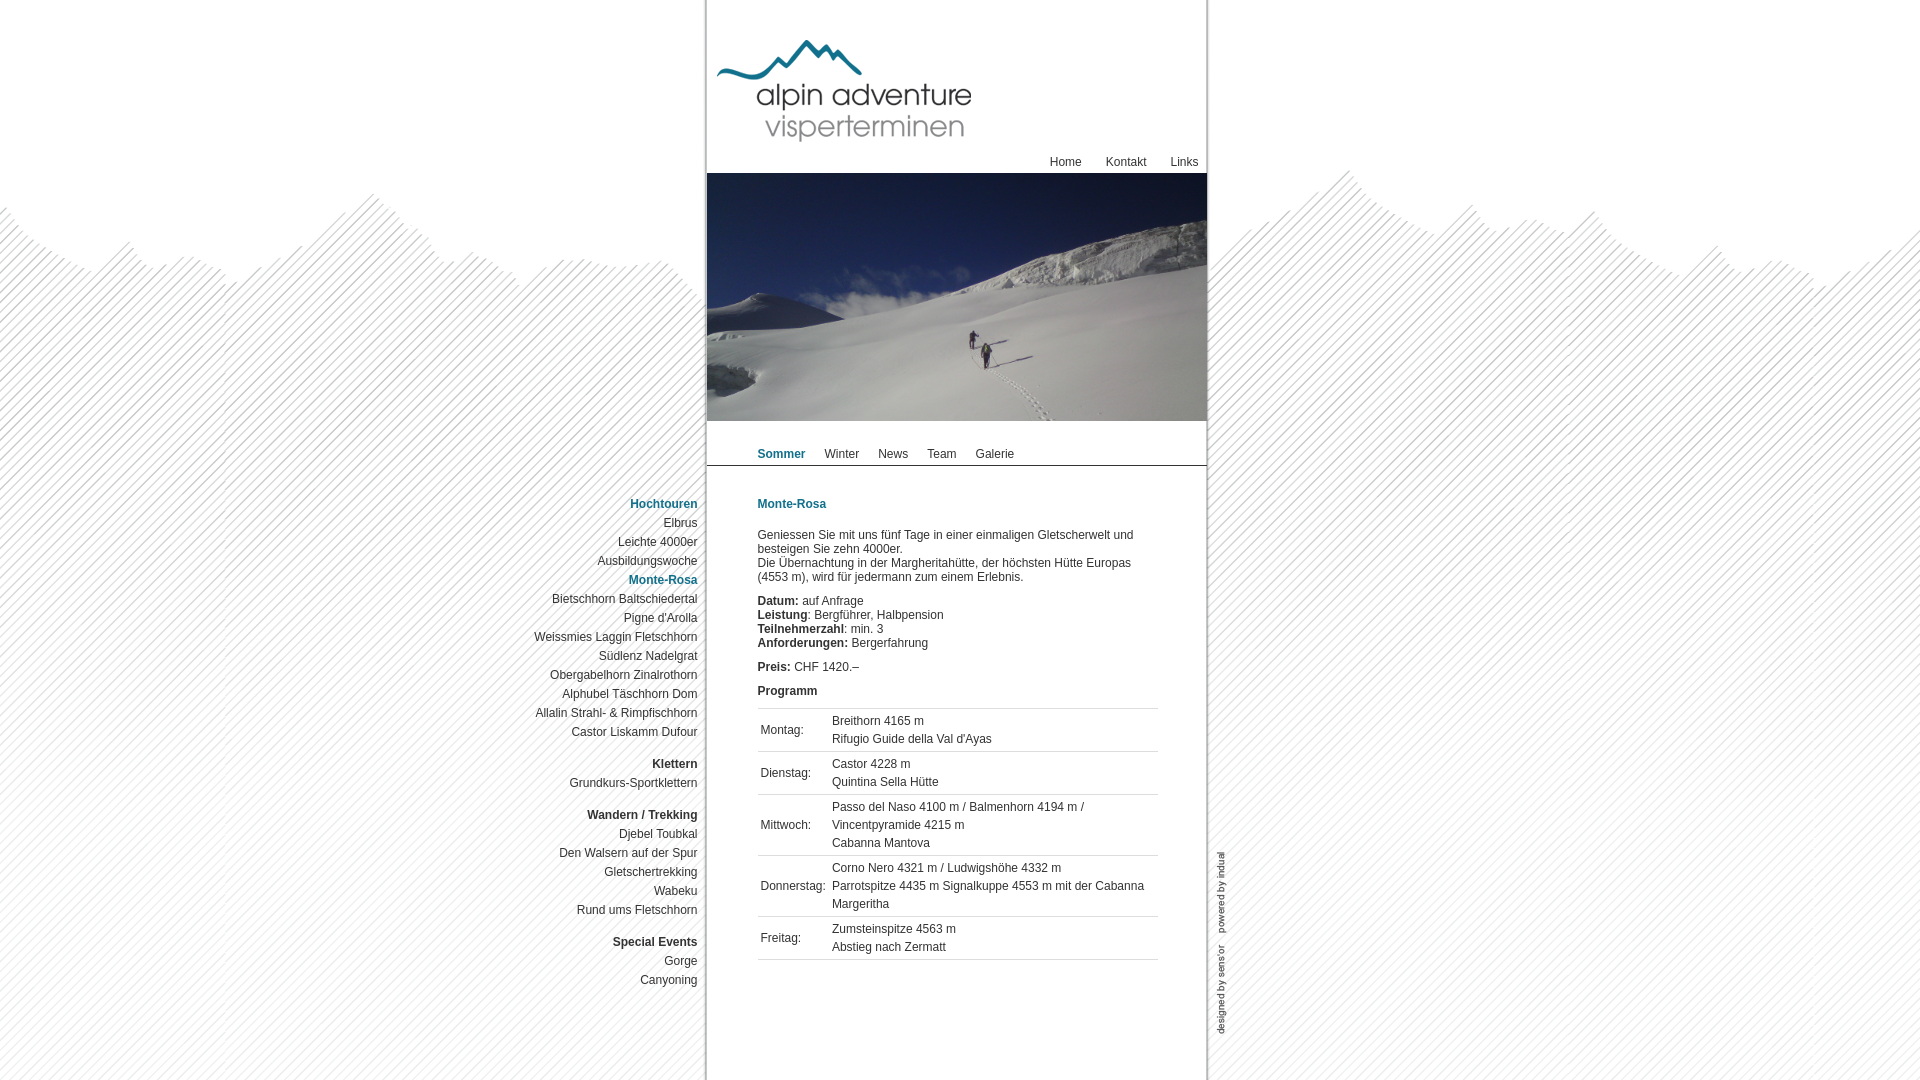 The width and height of the screenshot is (1920, 1080). I want to click on 'Special Events', so click(609, 942).